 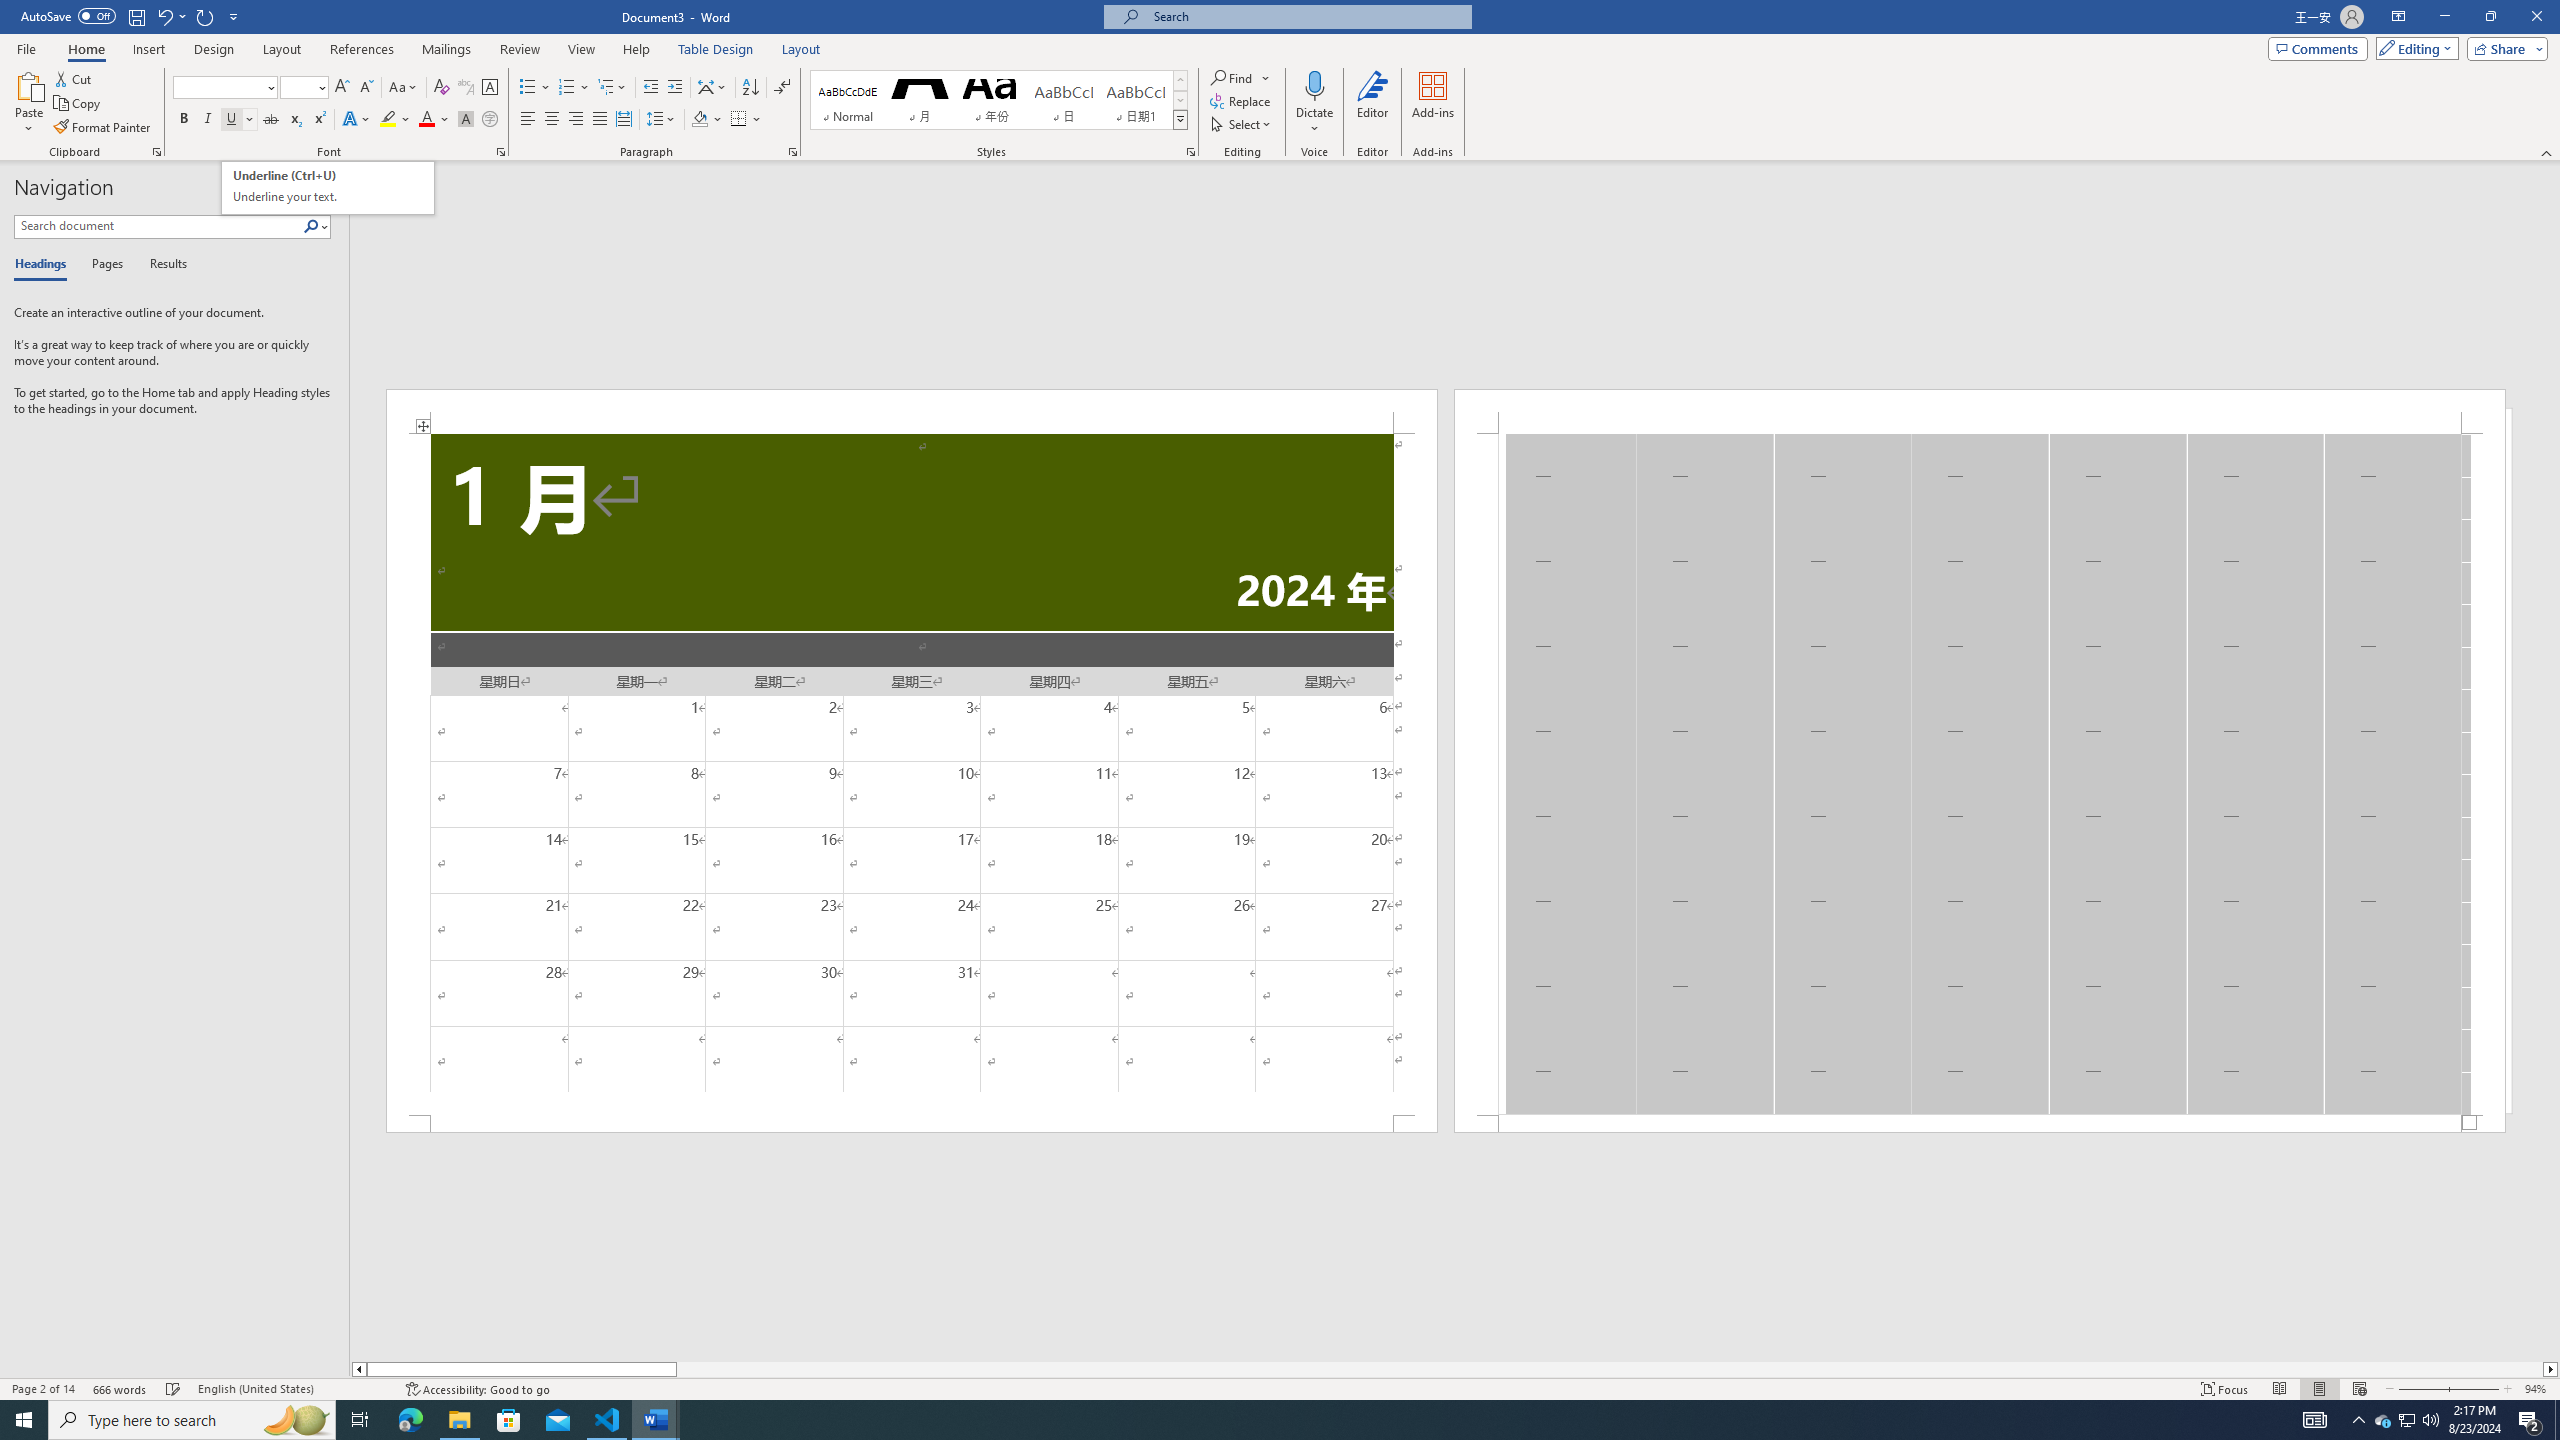 What do you see at coordinates (73, 78) in the screenshot?
I see `'Cut'` at bounding box center [73, 78].